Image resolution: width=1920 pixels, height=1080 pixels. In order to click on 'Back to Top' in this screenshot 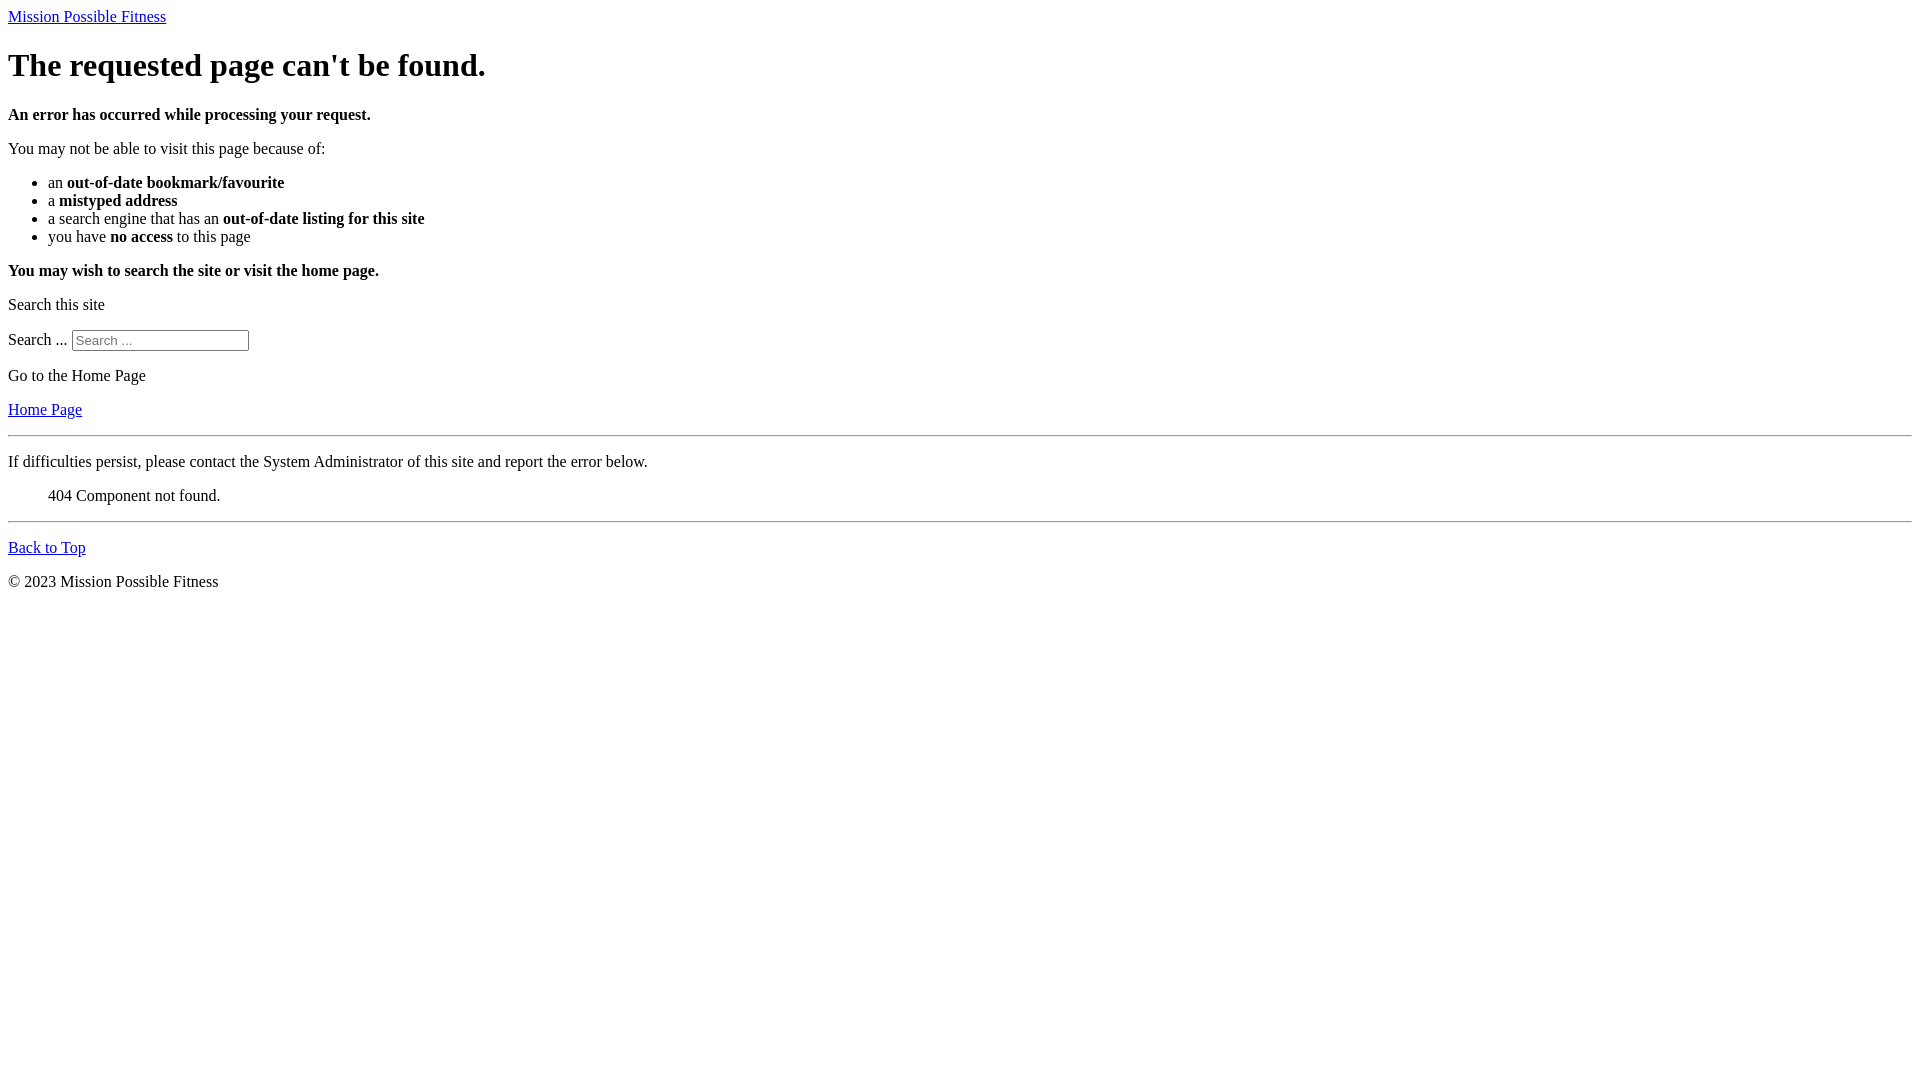, I will do `click(47, 547)`.